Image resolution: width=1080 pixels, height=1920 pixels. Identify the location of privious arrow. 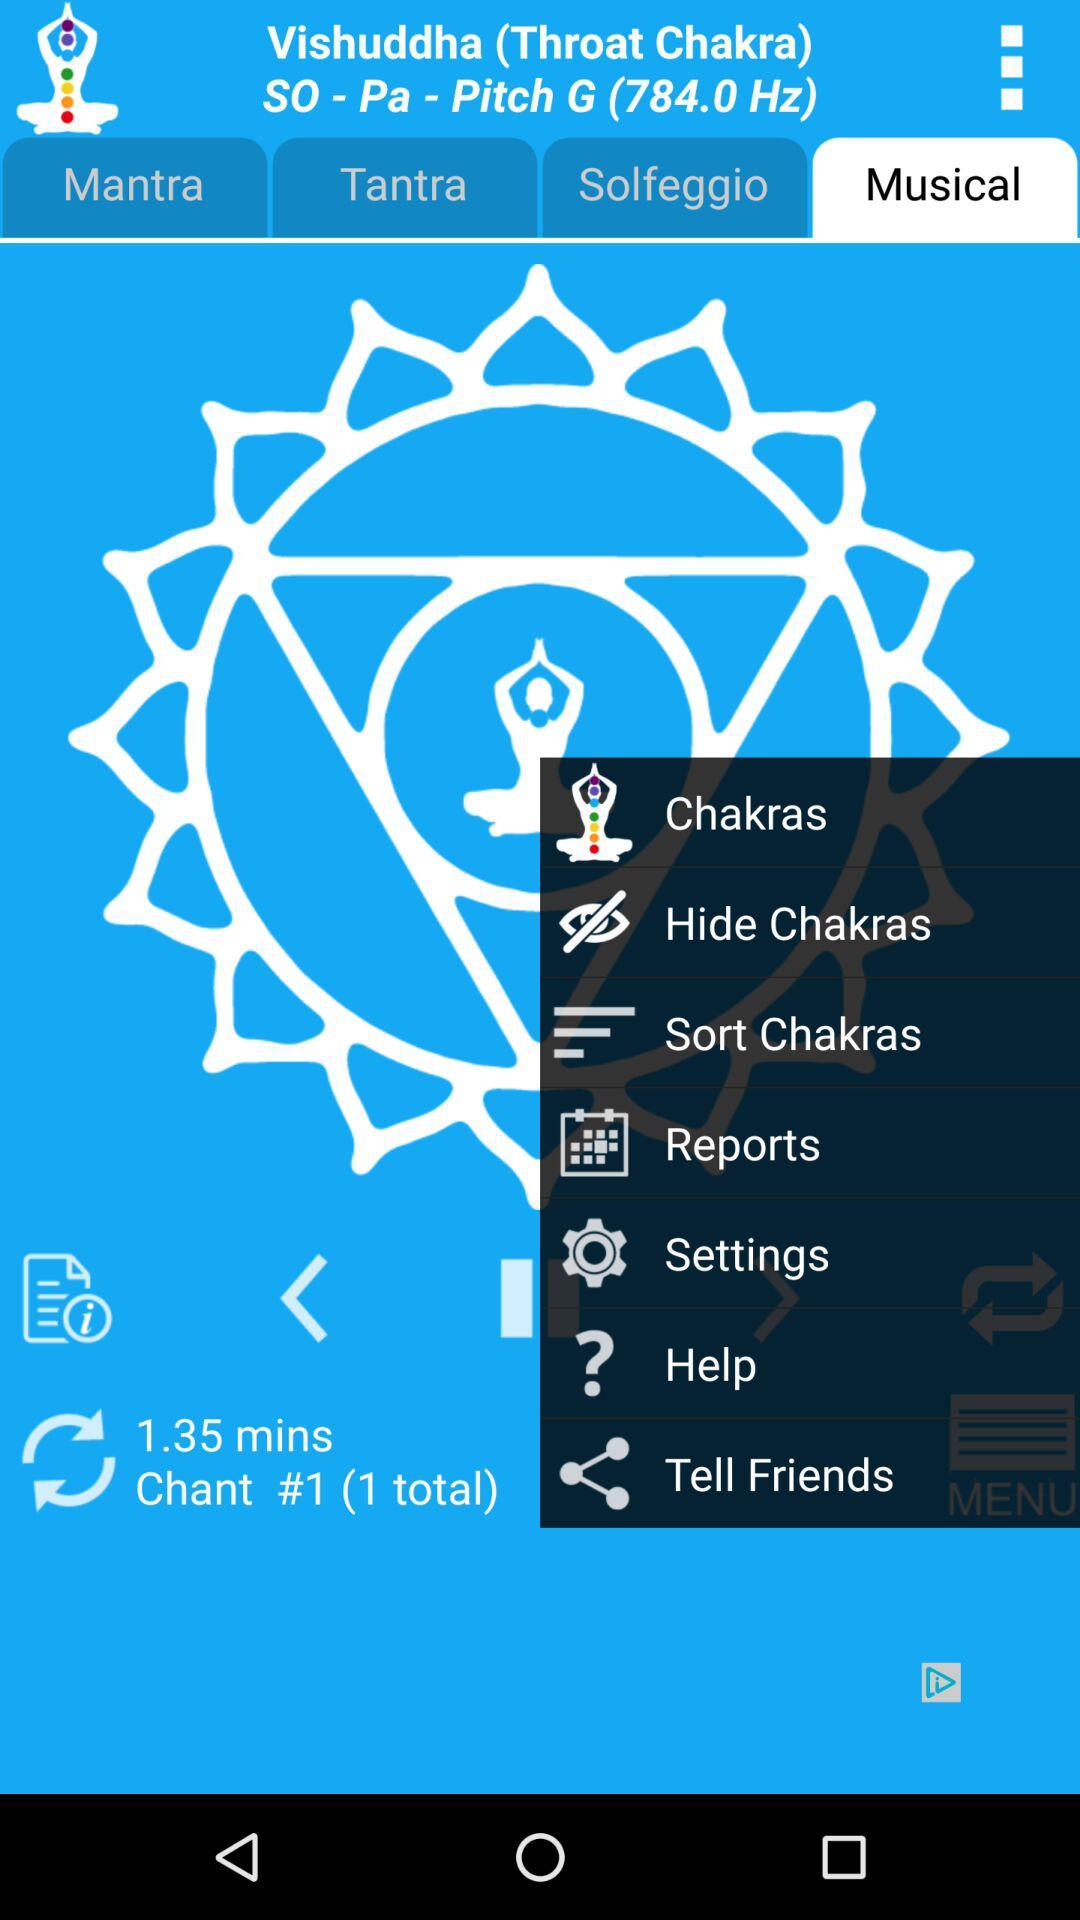
(303, 1298).